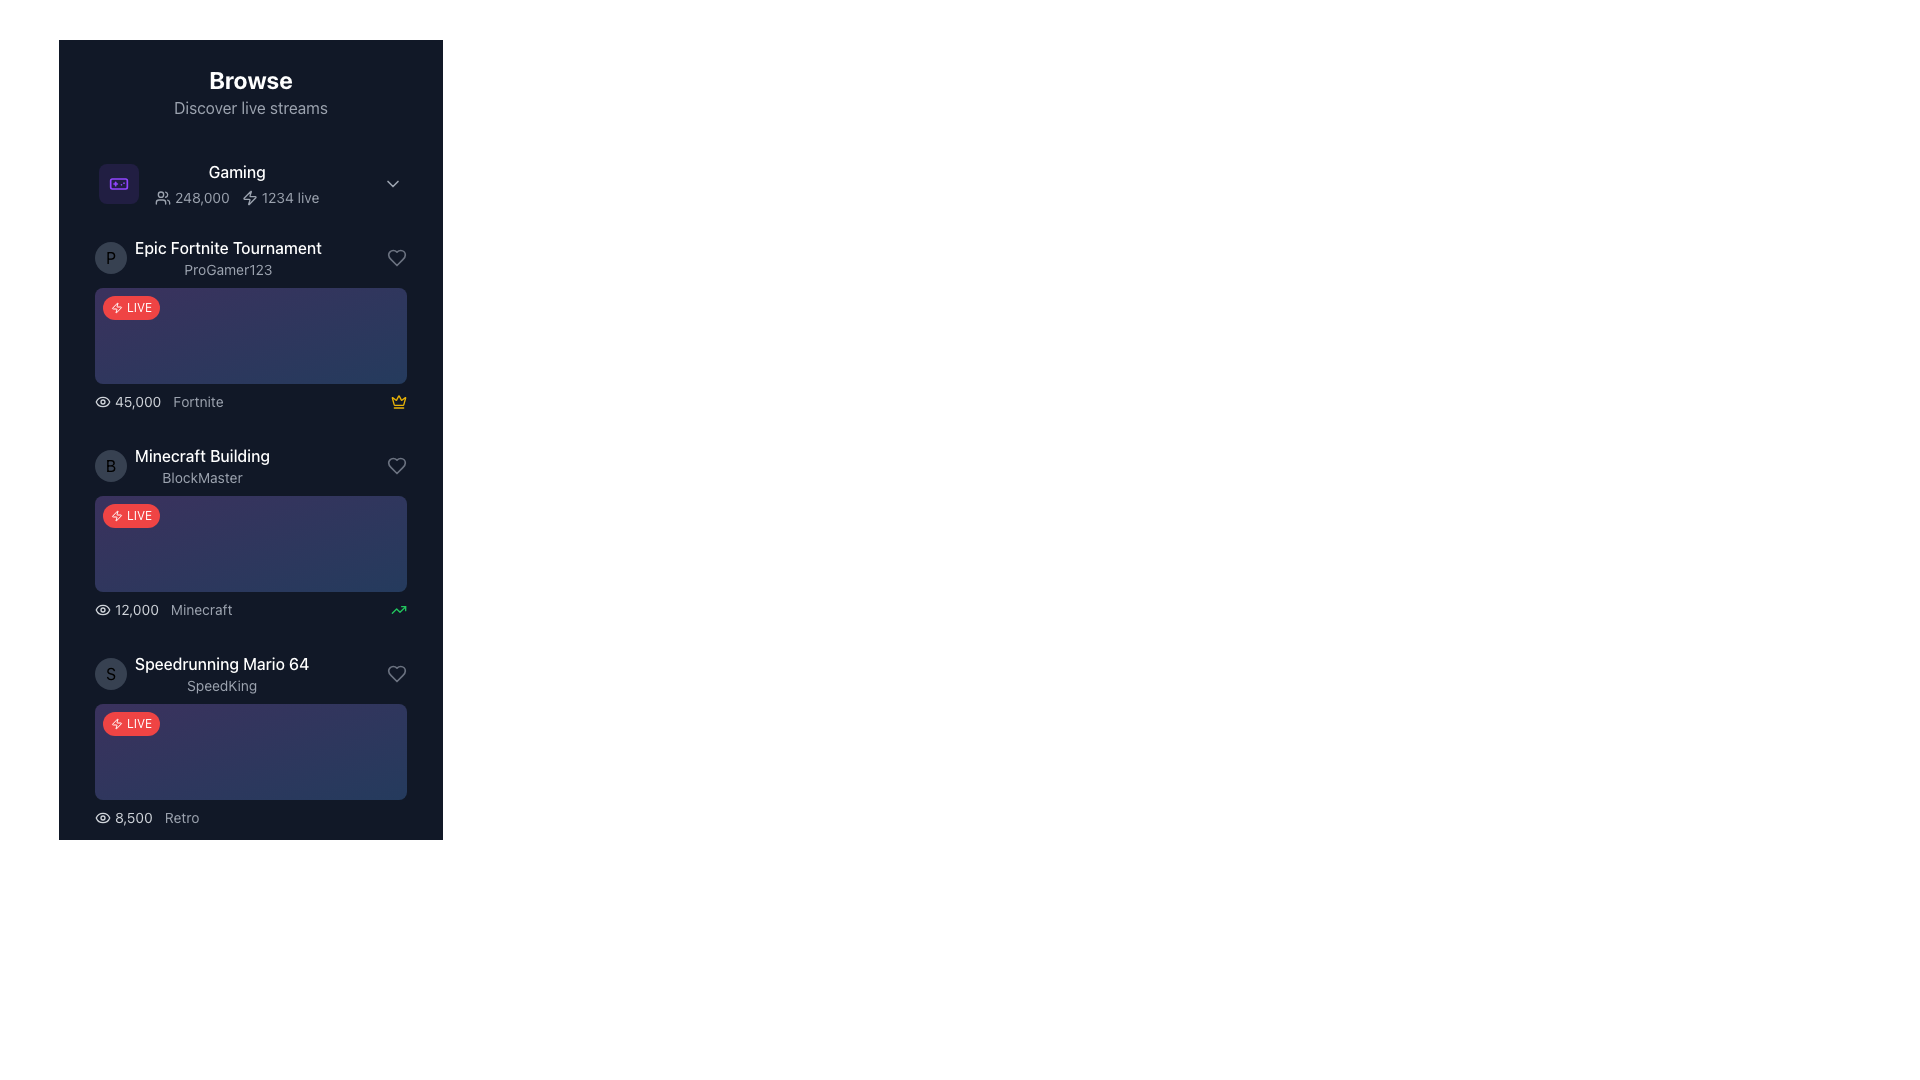  I want to click on the label indicating a thematic grouping located directly underneath 'Browse' and 'Discover live streams', which is the first word in the group containing '248,000', an icon, and '1234 live', so click(237, 171).